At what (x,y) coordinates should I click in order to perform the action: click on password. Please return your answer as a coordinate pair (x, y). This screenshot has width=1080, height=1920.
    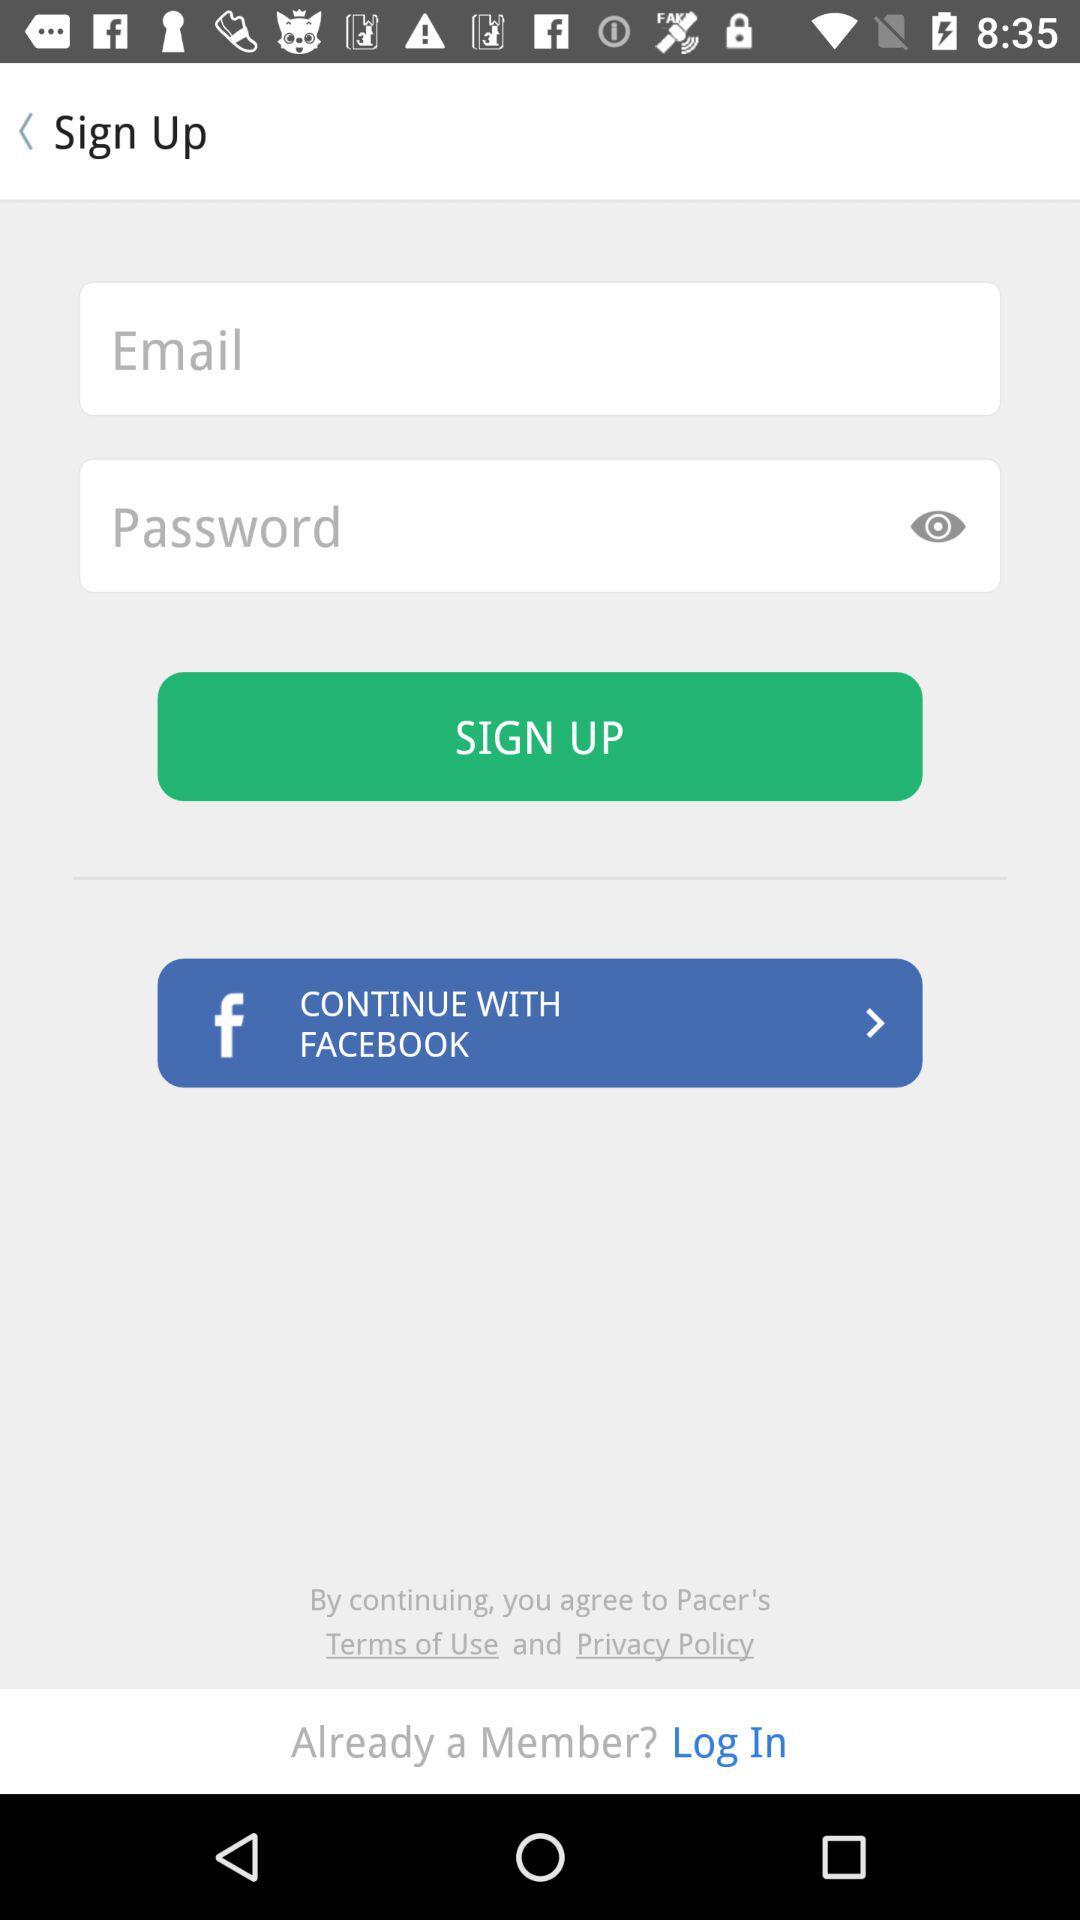
    Looking at the image, I should click on (540, 525).